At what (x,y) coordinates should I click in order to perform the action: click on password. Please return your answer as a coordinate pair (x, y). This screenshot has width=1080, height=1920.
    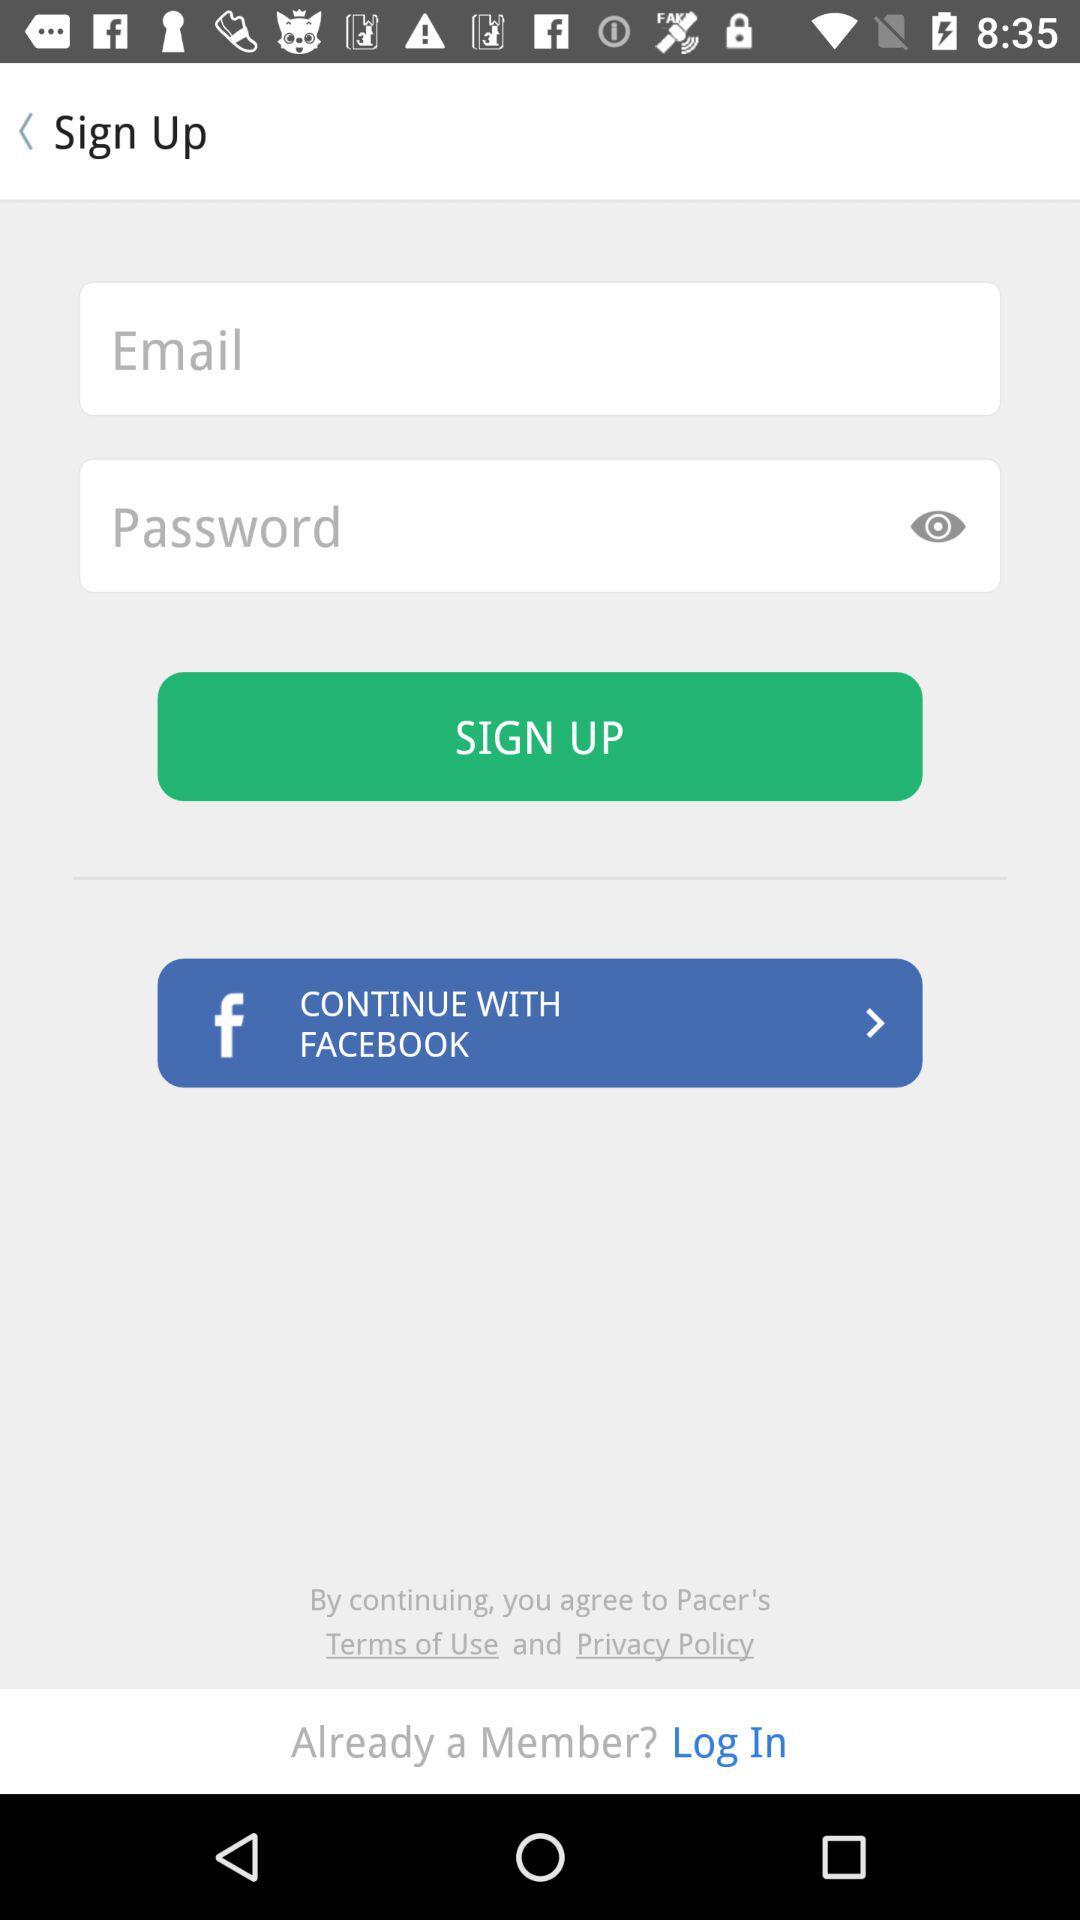
    Looking at the image, I should click on (540, 525).